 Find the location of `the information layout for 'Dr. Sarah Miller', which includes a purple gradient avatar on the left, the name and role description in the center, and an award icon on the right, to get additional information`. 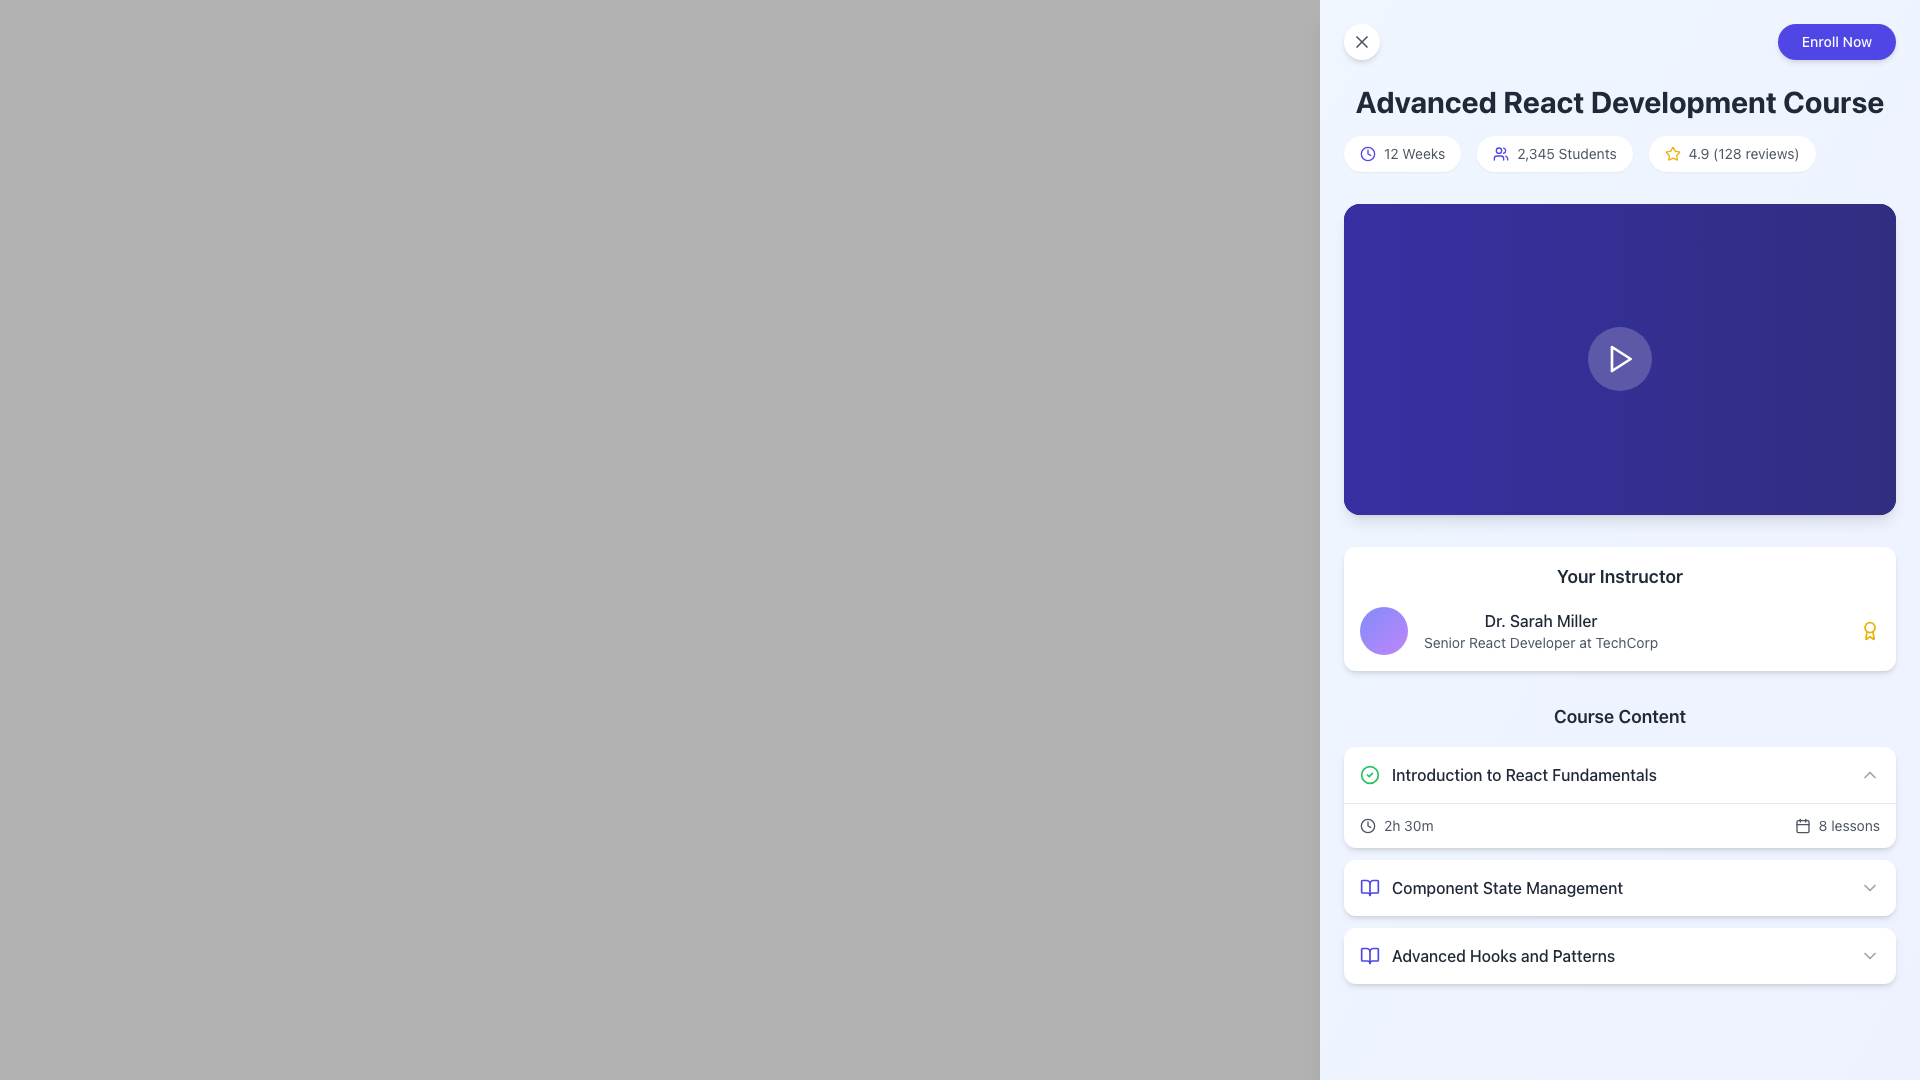

the information layout for 'Dr. Sarah Miller', which includes a purple gradient avatar on the left, the name and role description in the center, and an award icon on the right, to get additional information is located at coordinates (1620, 630).